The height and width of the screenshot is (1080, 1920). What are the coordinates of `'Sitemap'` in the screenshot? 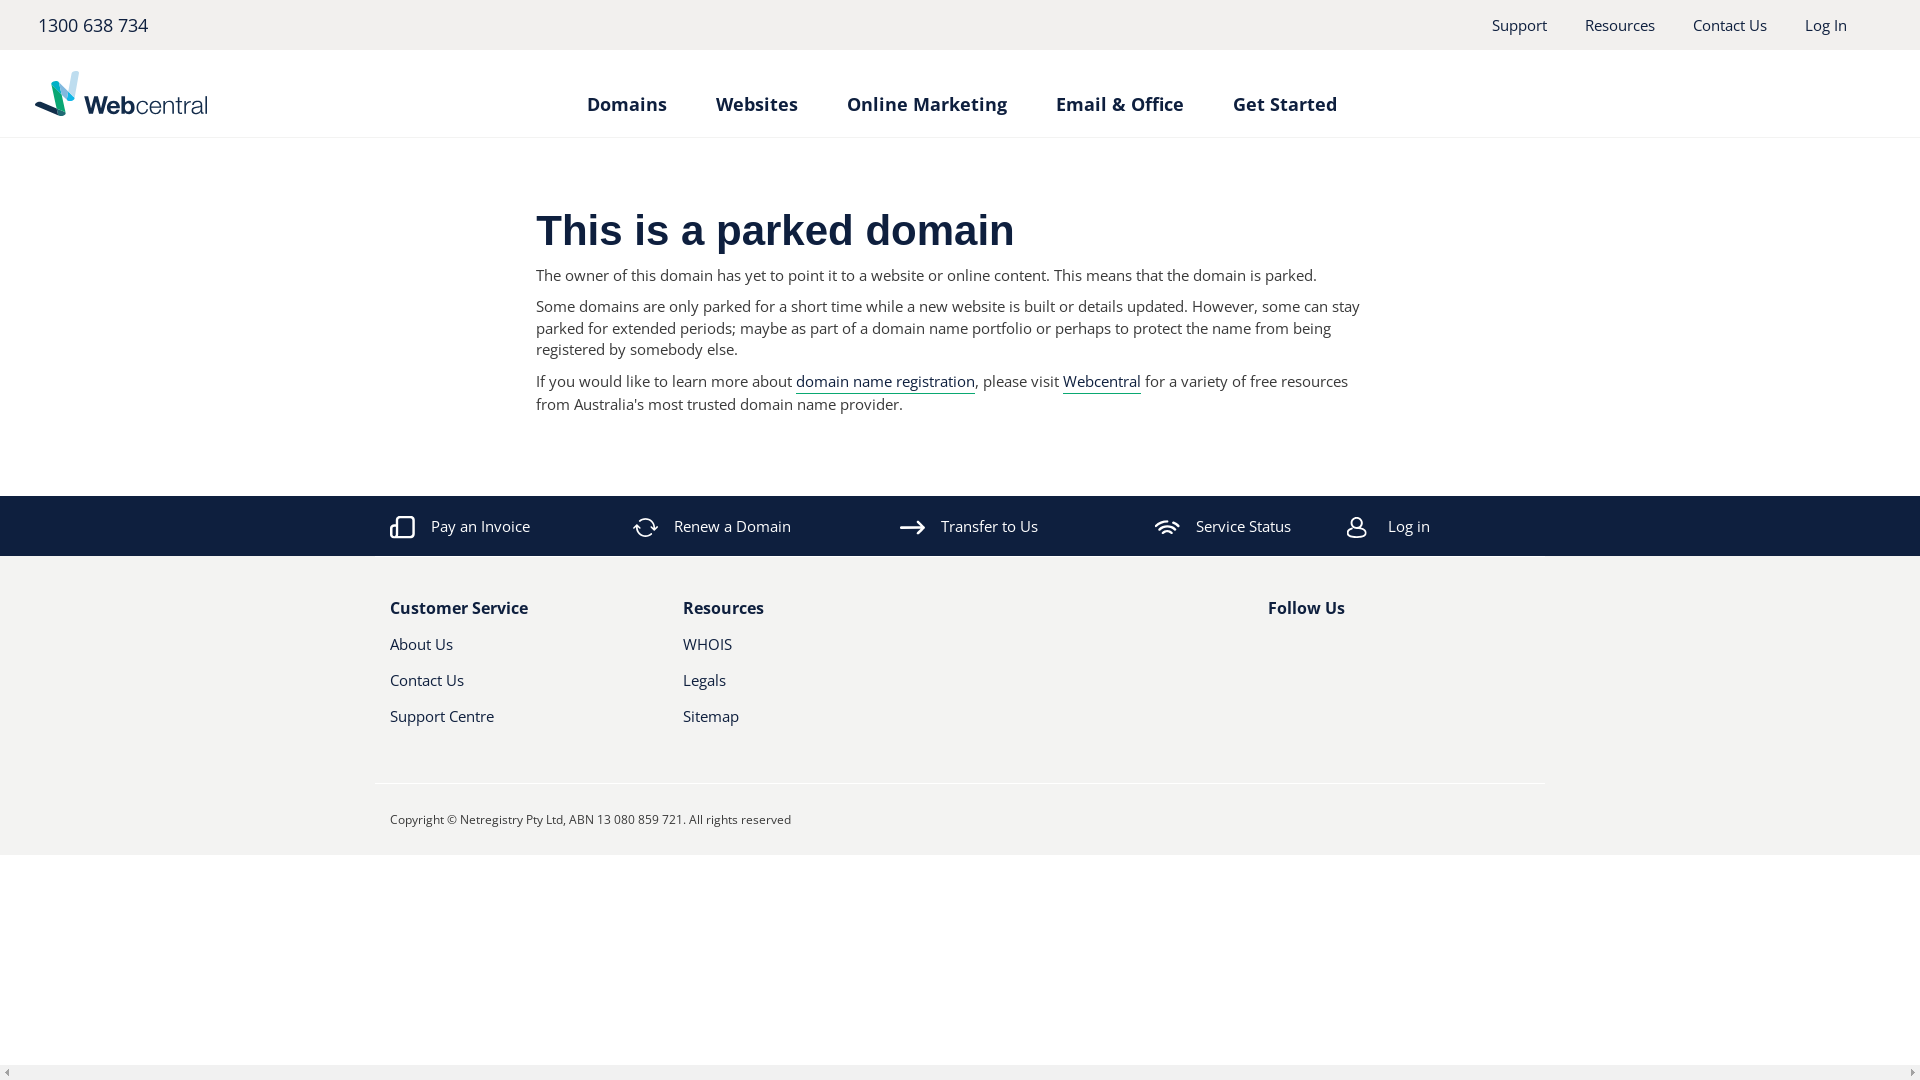 It's located at (681, 724).